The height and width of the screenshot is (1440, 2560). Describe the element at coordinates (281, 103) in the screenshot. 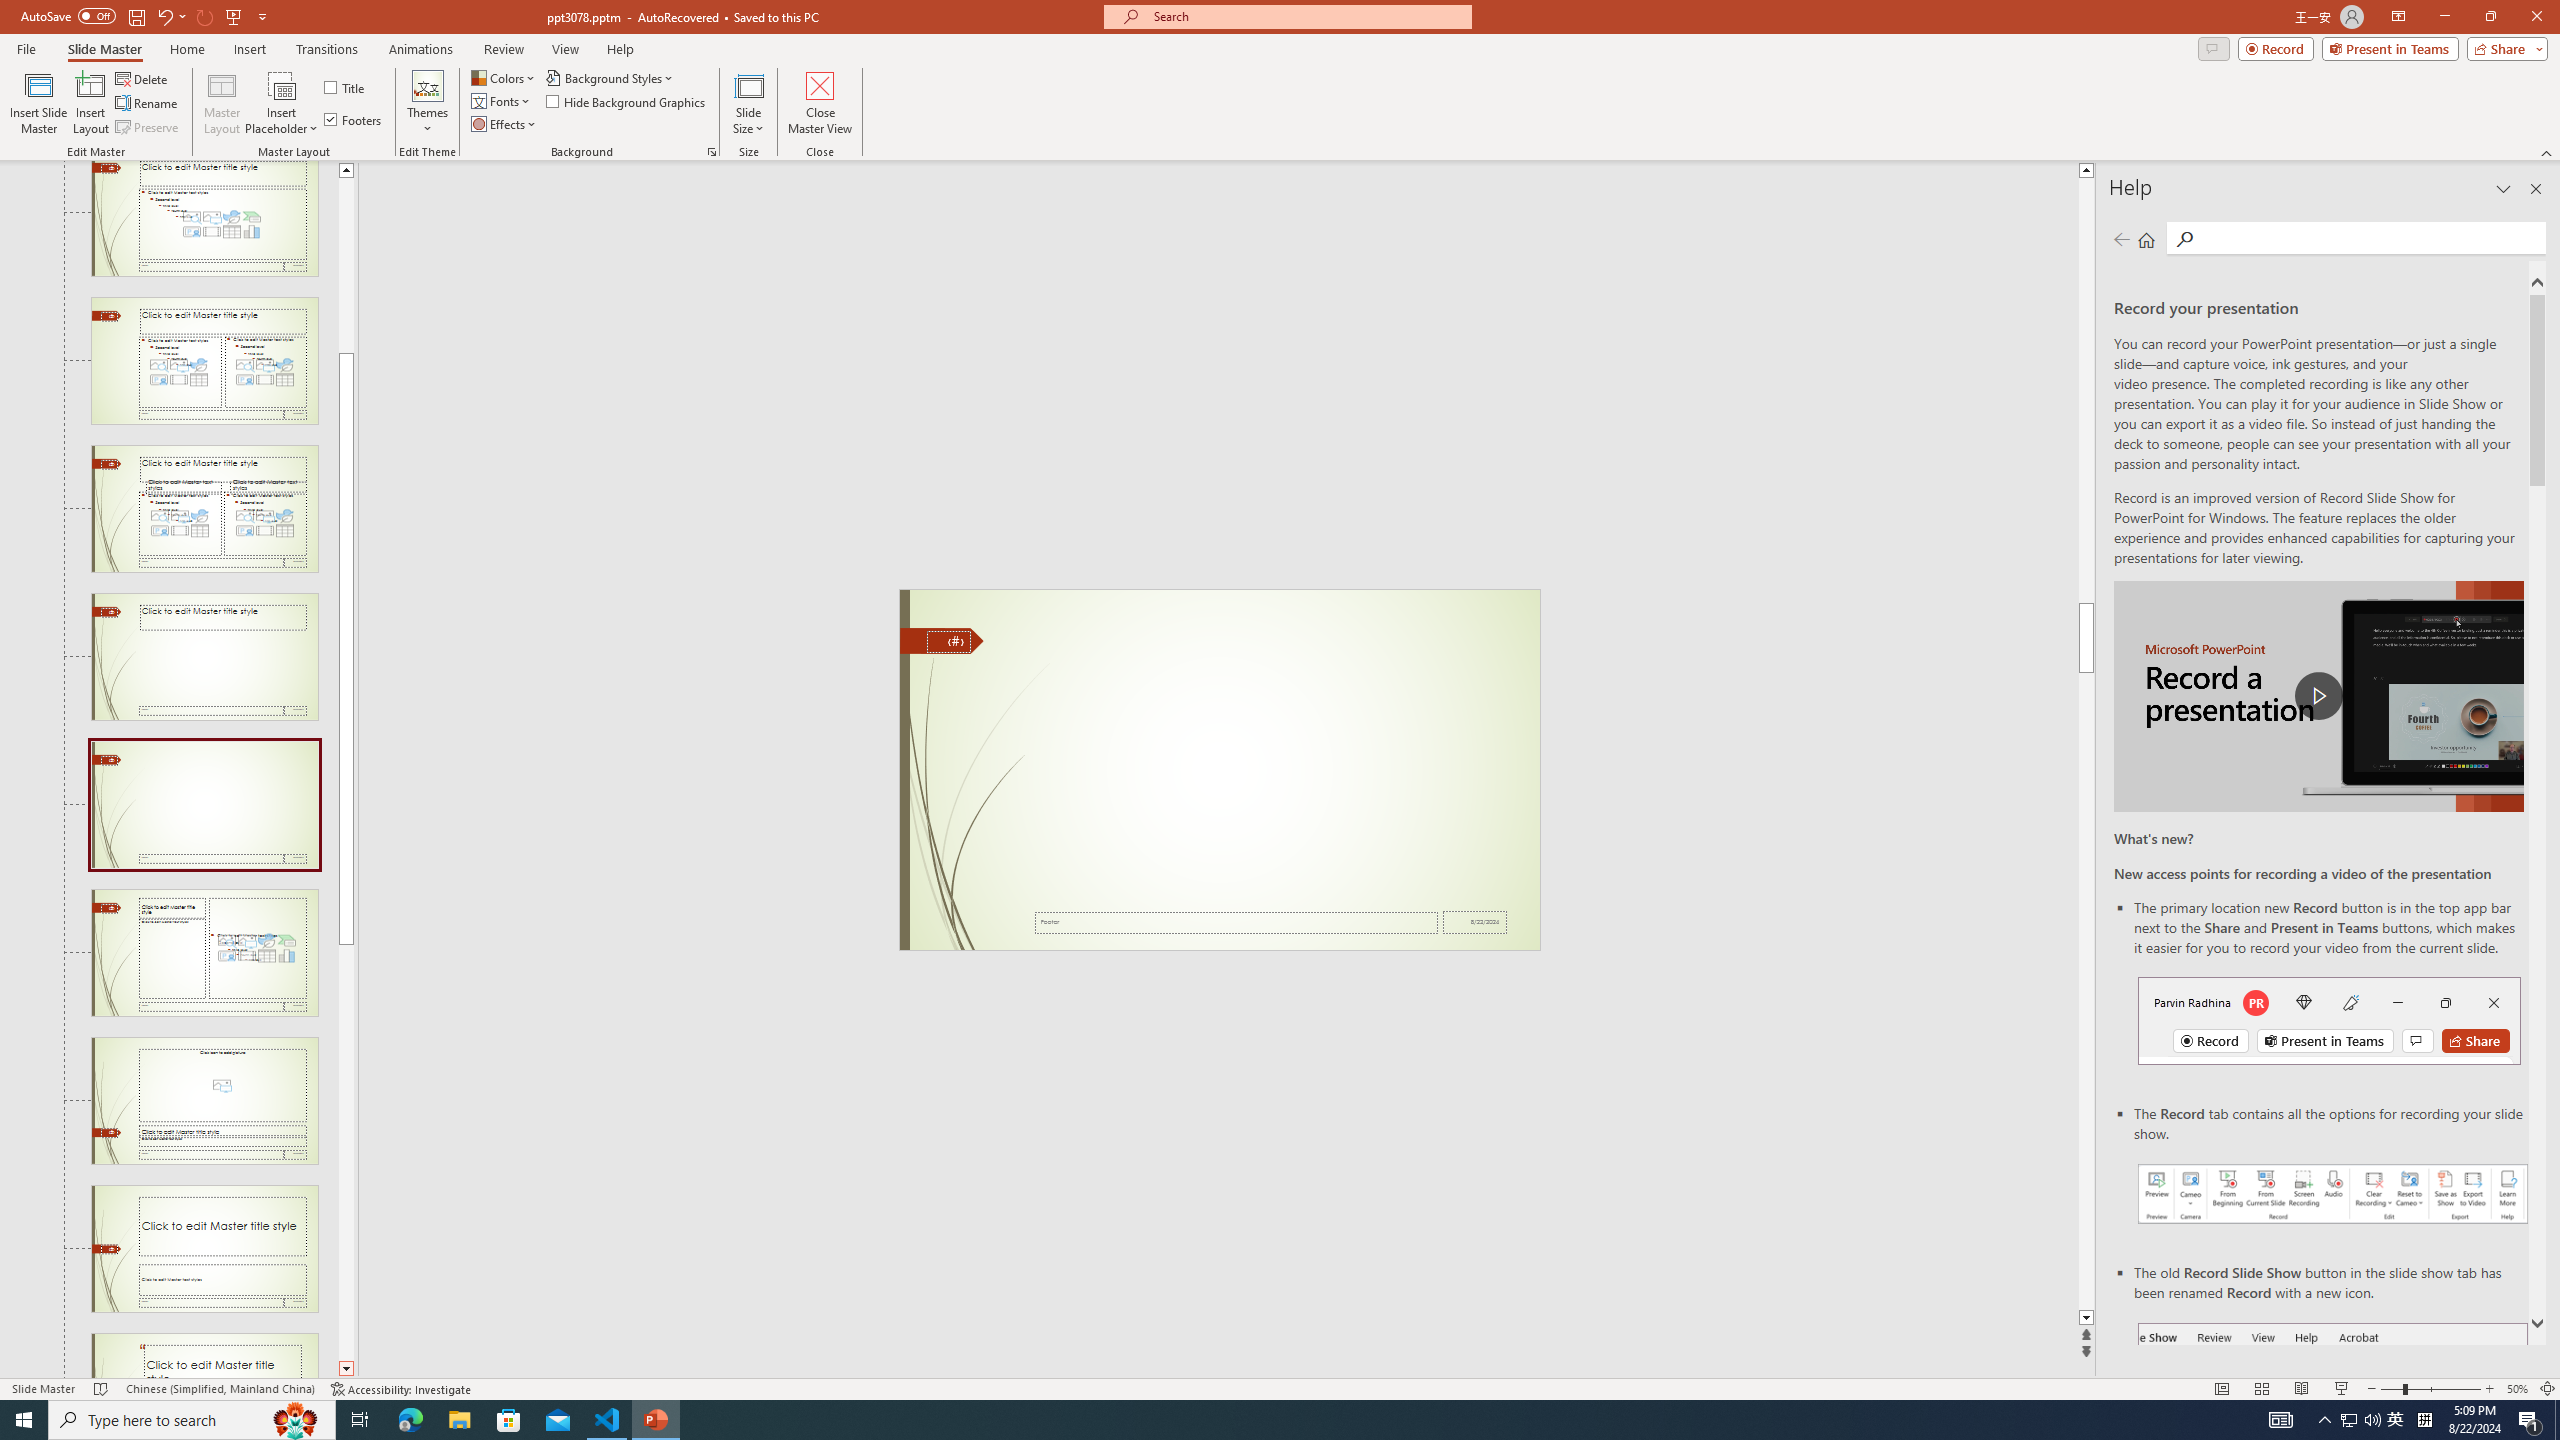

I see `'Insert Placeholder'` at that location.